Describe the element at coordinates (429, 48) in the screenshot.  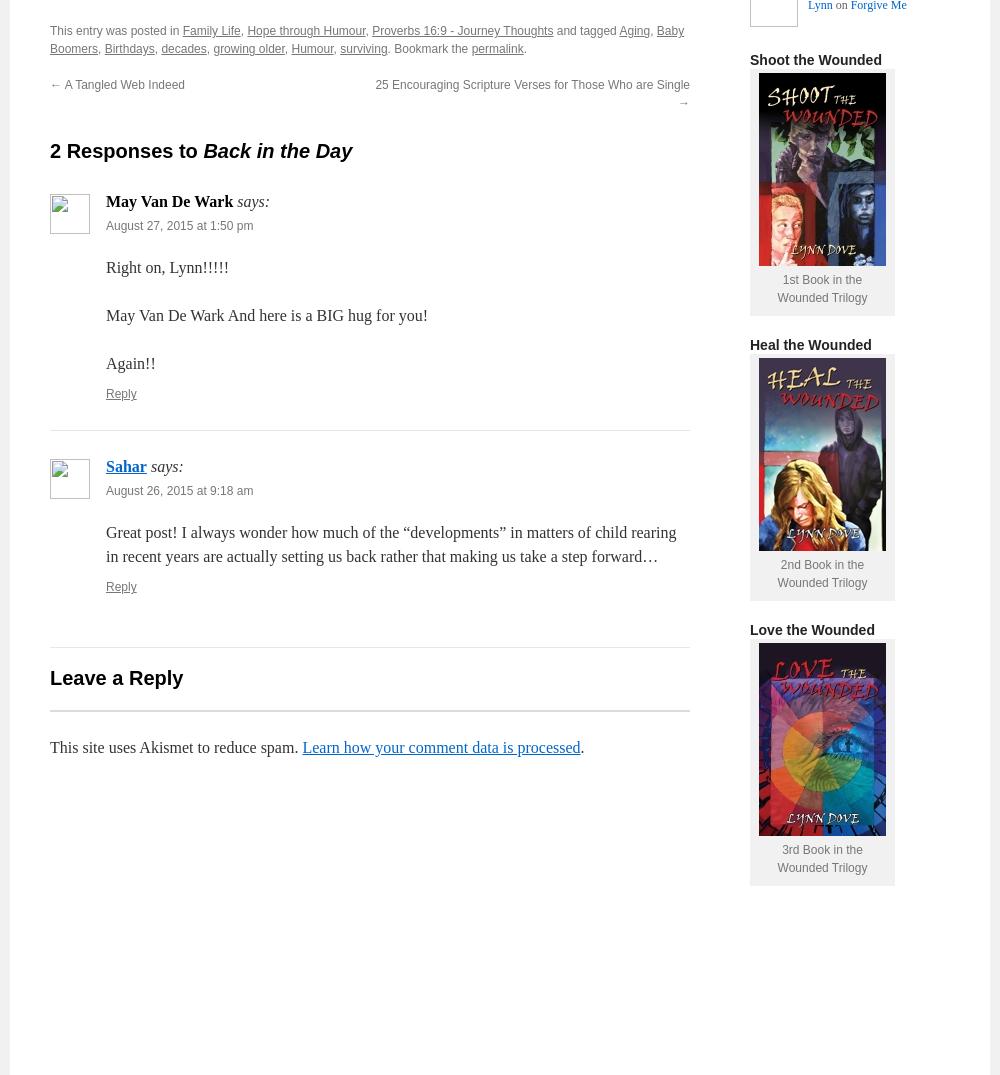
I see `'. Bookmark the'` at that location.